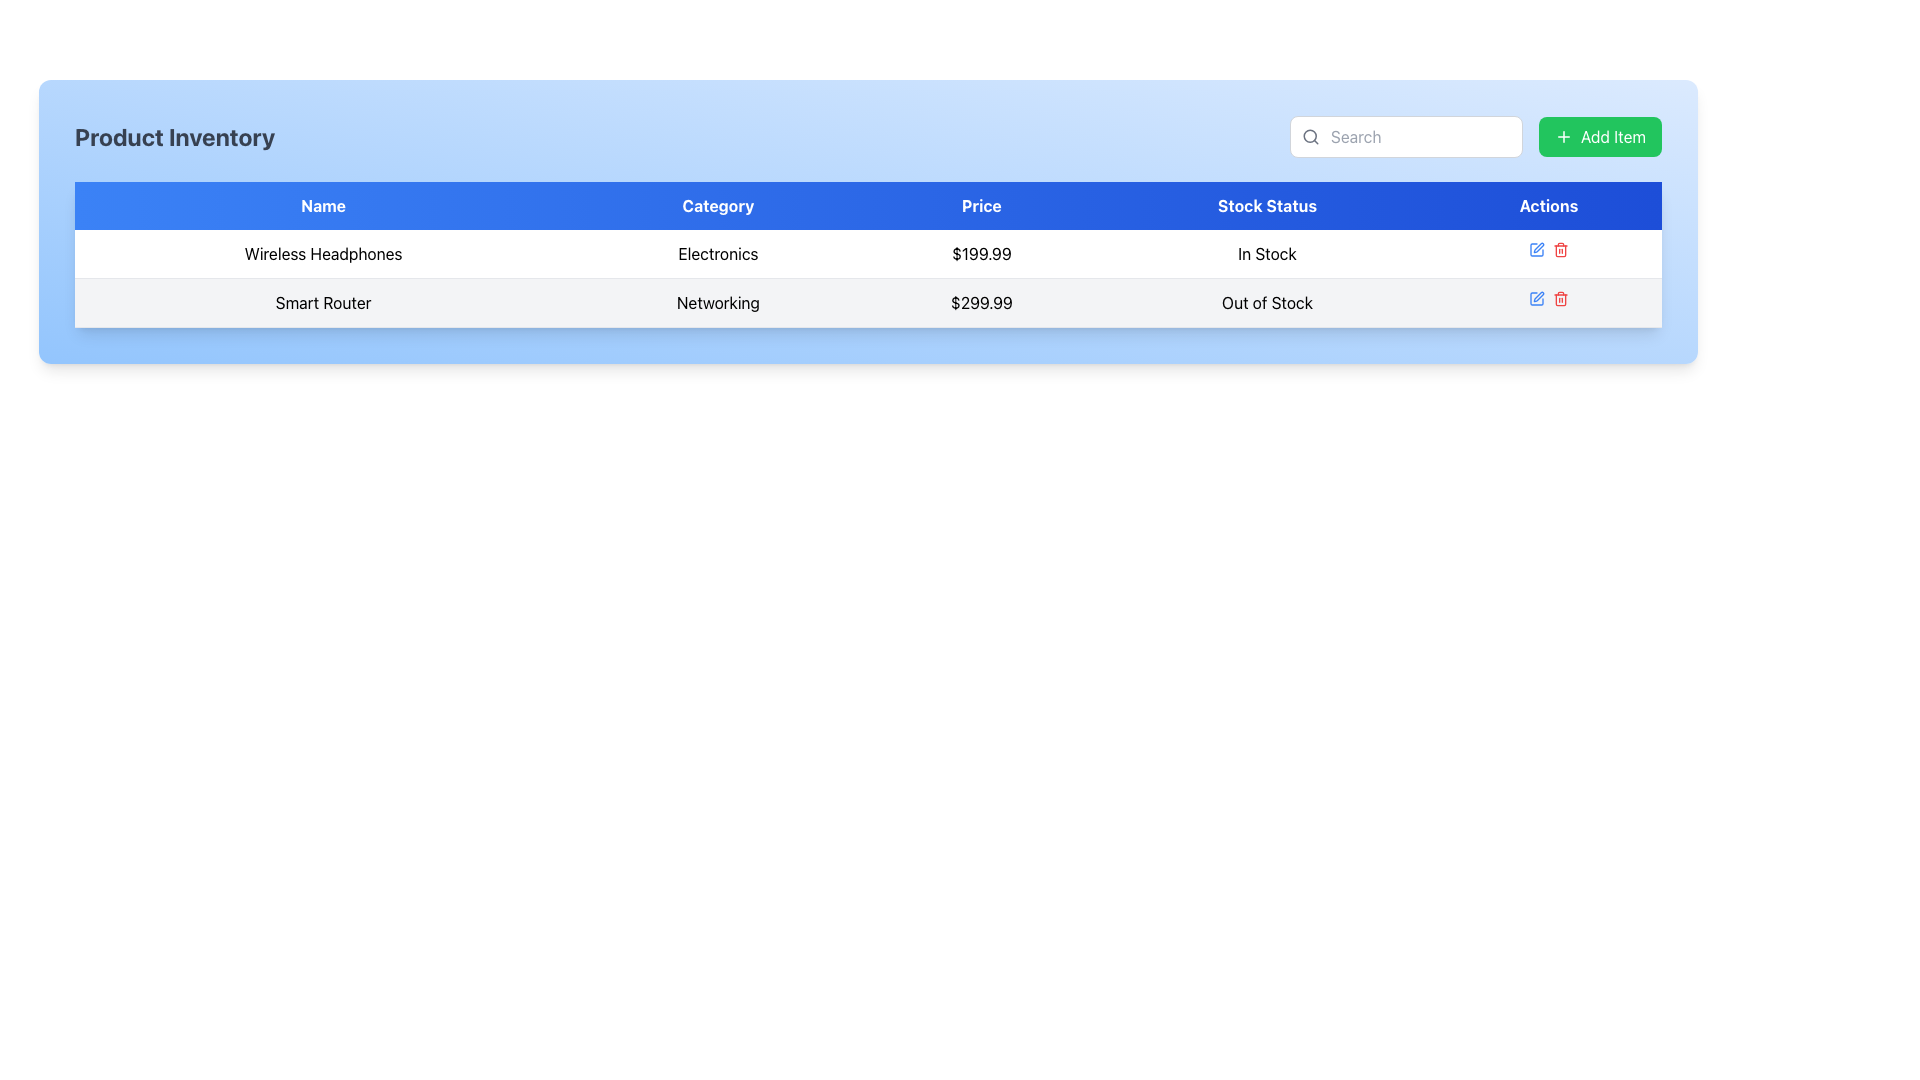 The image size is (1920, 1080). I want to click on the small grayscale magnifying glass icon located at the top-left corner of the search input field, so click(1310, 136).